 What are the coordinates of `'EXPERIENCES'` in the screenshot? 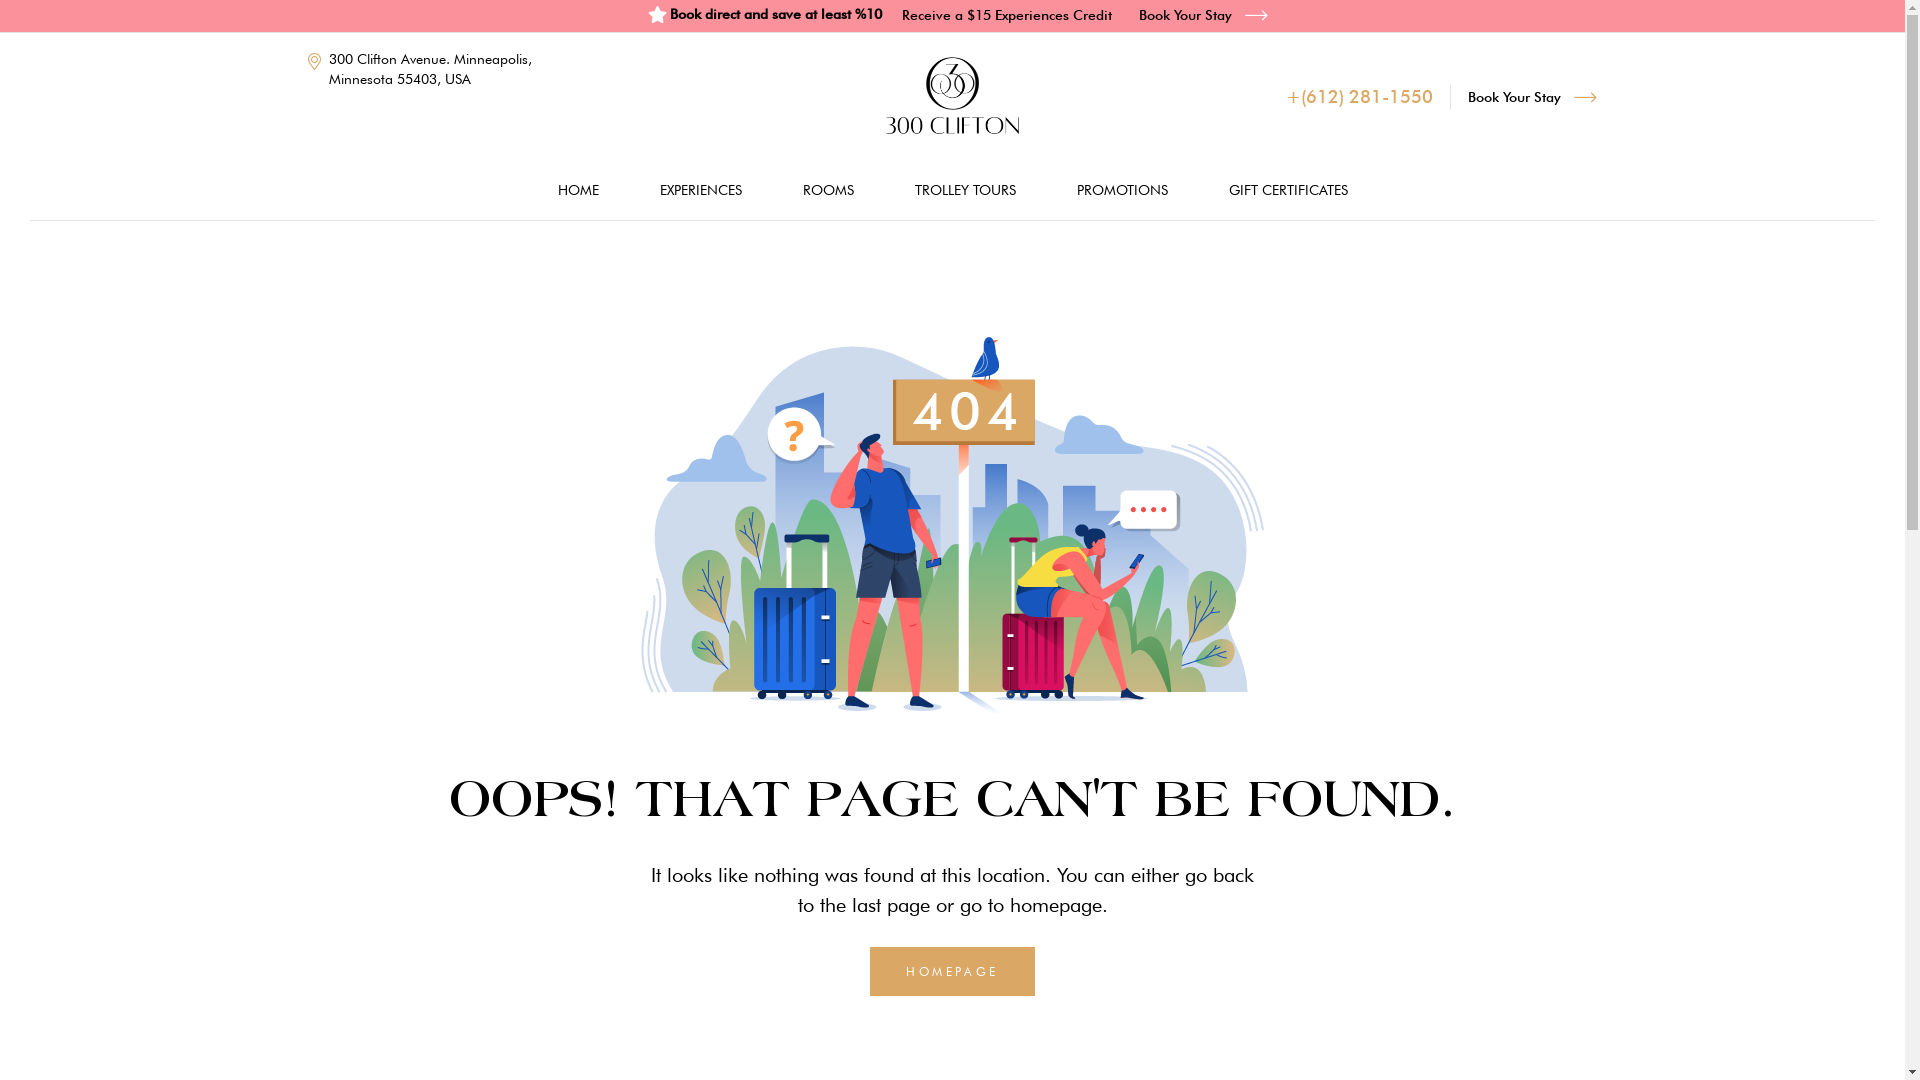 It's located at (700, 189).